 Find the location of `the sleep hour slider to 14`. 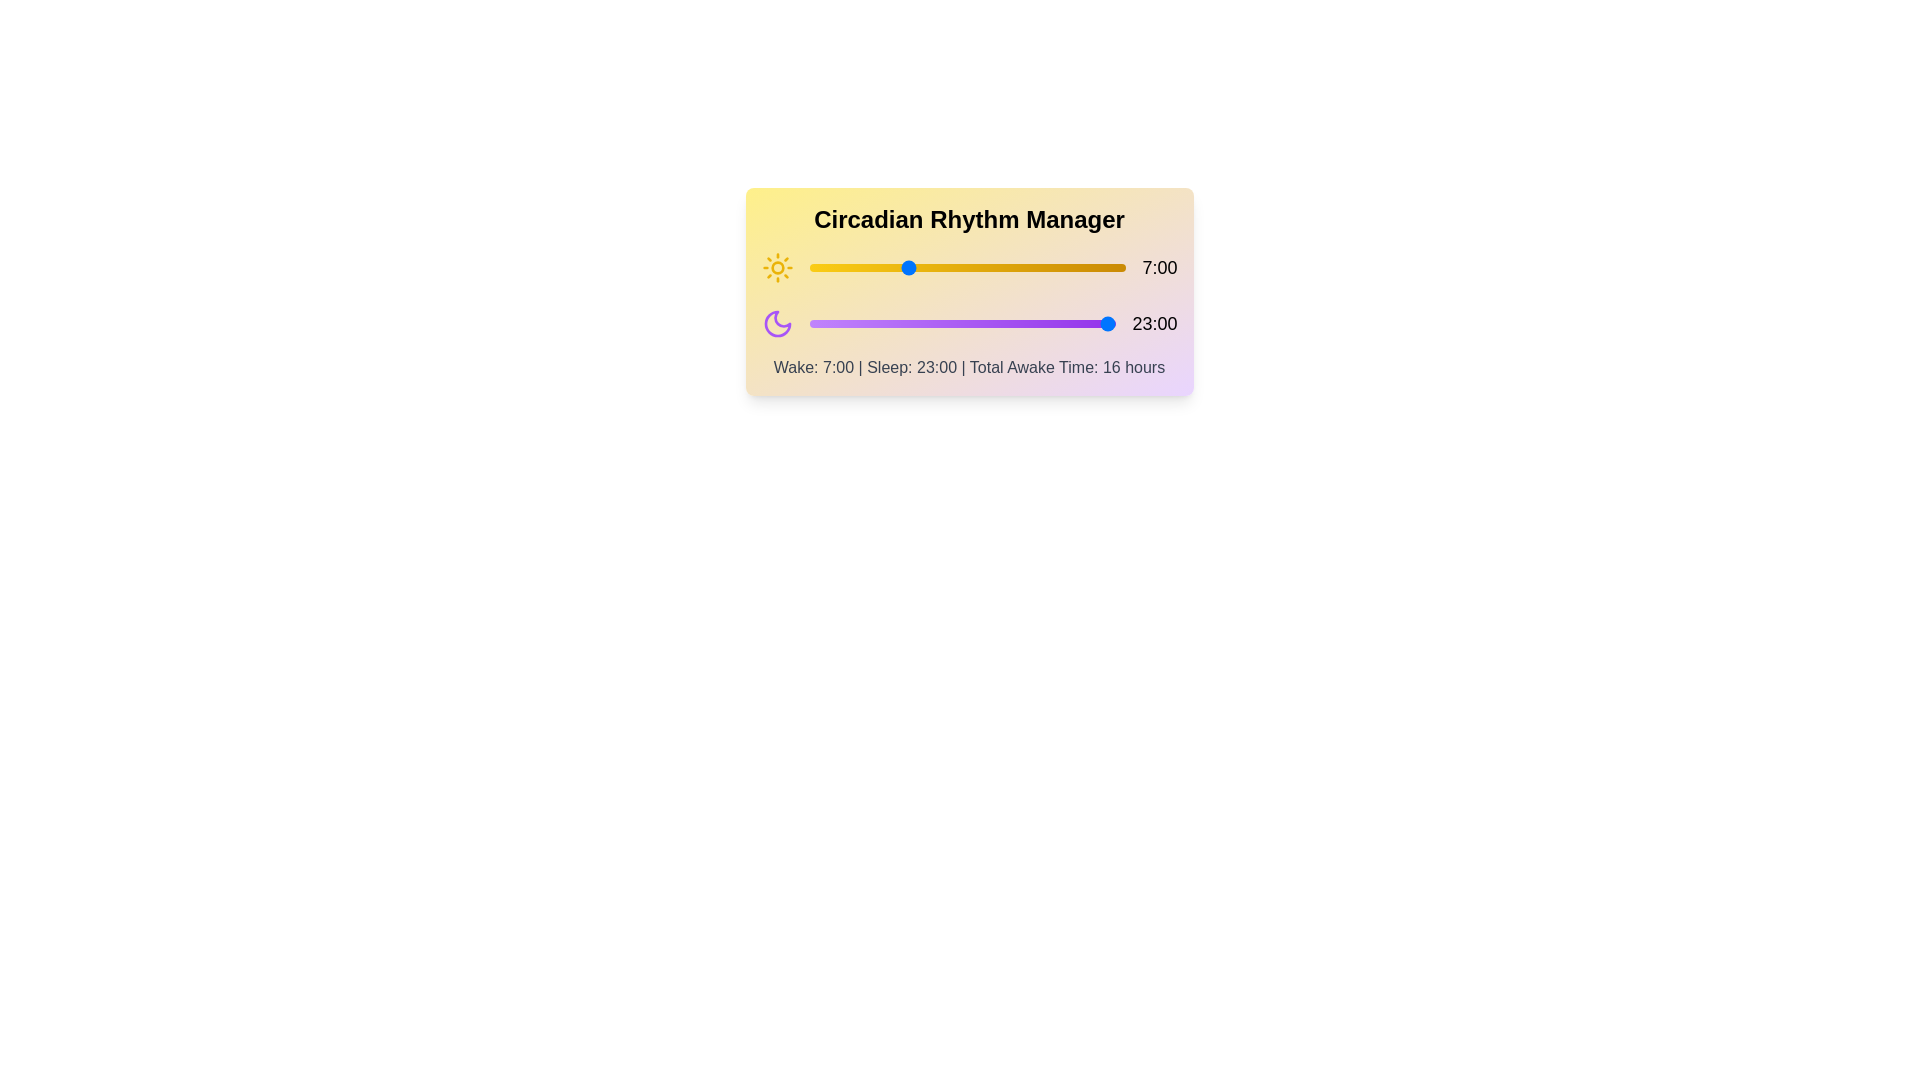

the sleep hour slider to 14 is located at coordinates (996, 323).